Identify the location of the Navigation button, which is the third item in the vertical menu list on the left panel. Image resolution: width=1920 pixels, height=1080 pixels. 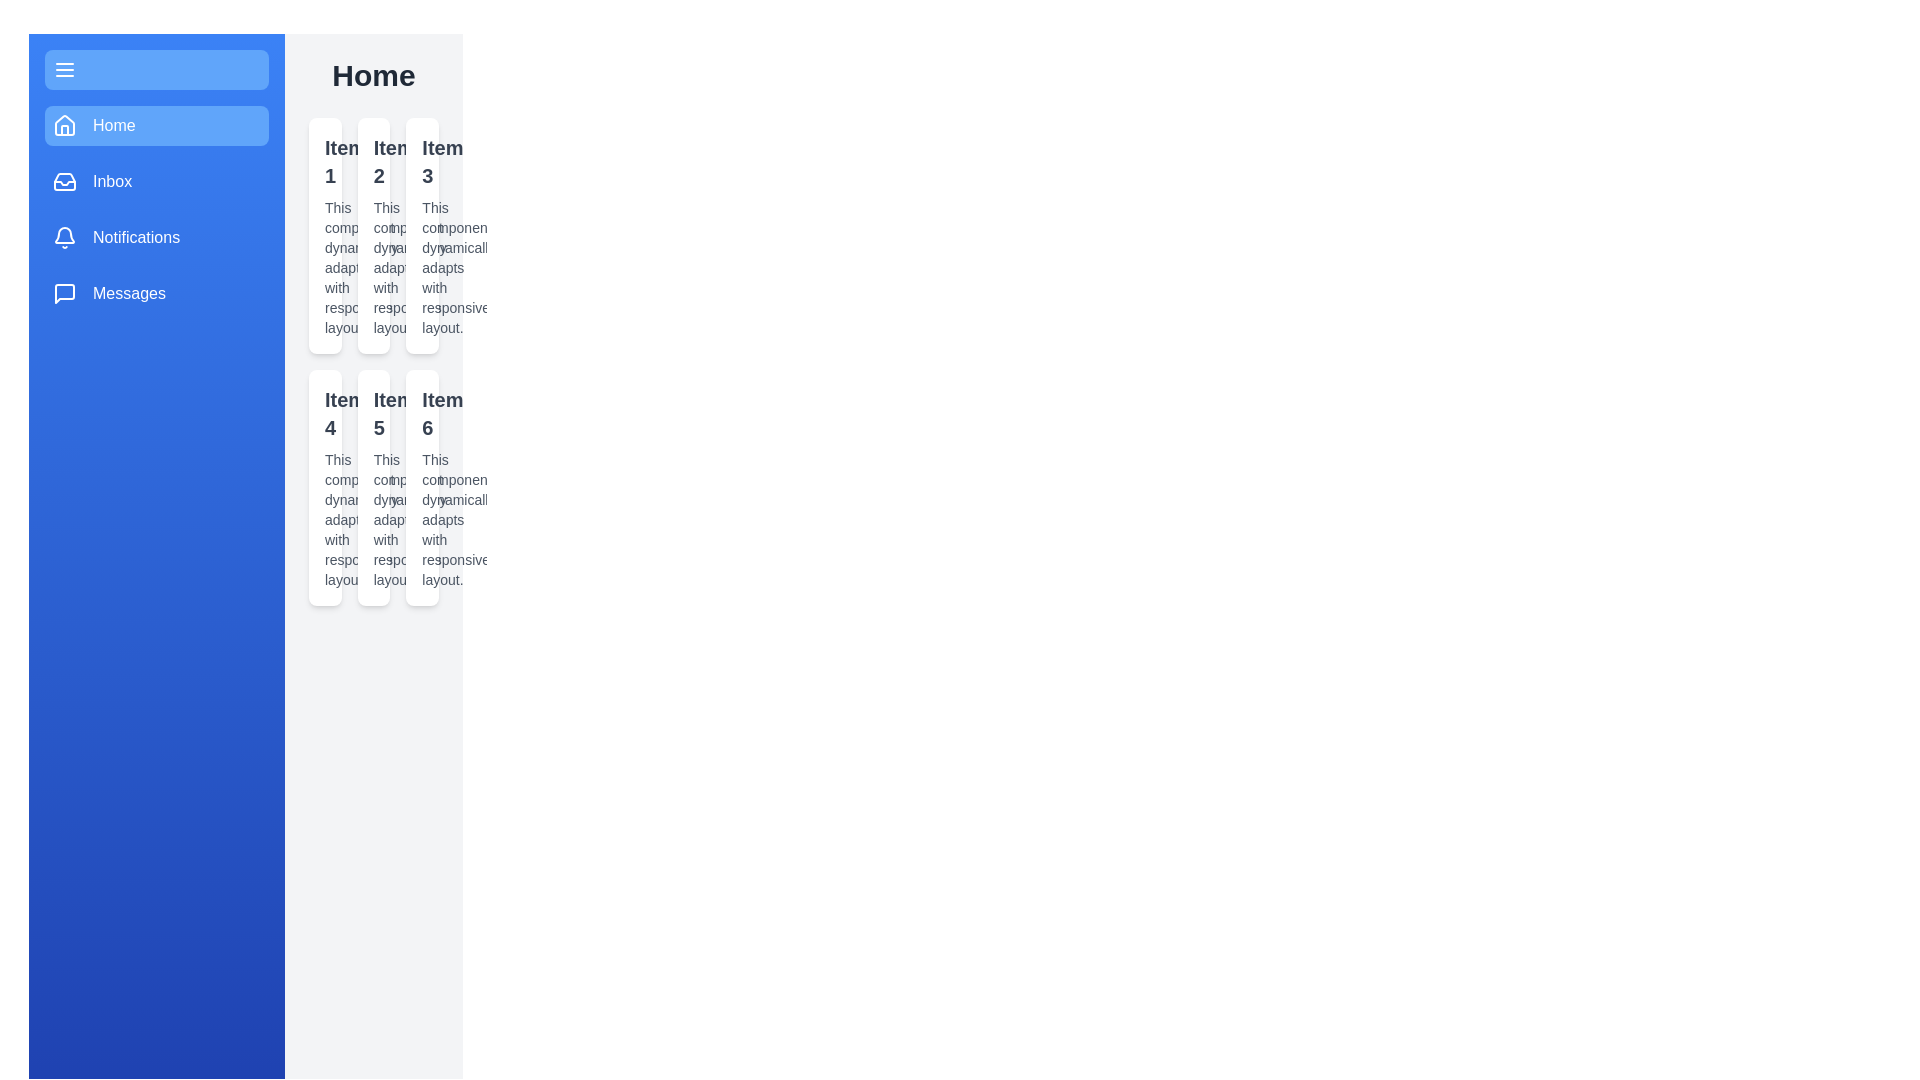
(156, 237).